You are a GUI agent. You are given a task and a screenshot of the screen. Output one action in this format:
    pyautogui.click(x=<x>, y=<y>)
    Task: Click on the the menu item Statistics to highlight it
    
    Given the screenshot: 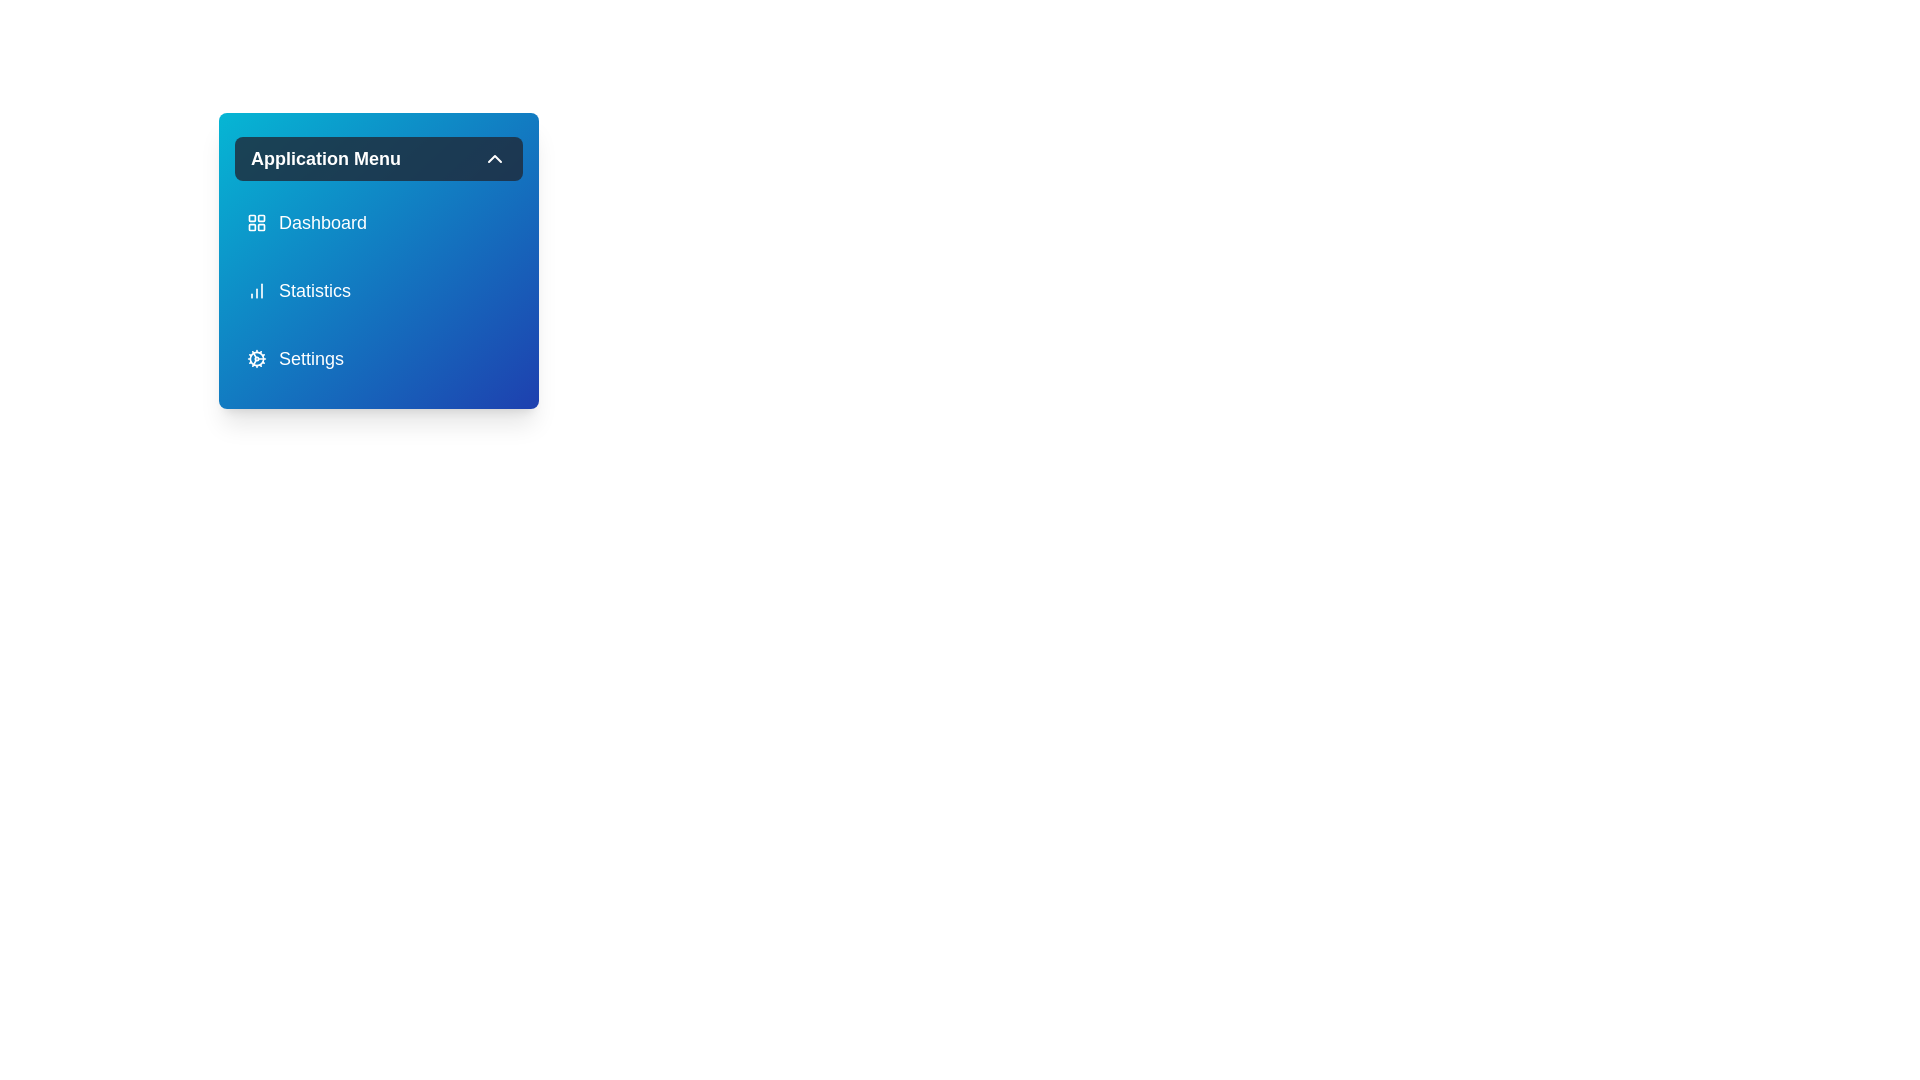 What is the action you would take?
    pyautogui.click(x=379, y=290)
    